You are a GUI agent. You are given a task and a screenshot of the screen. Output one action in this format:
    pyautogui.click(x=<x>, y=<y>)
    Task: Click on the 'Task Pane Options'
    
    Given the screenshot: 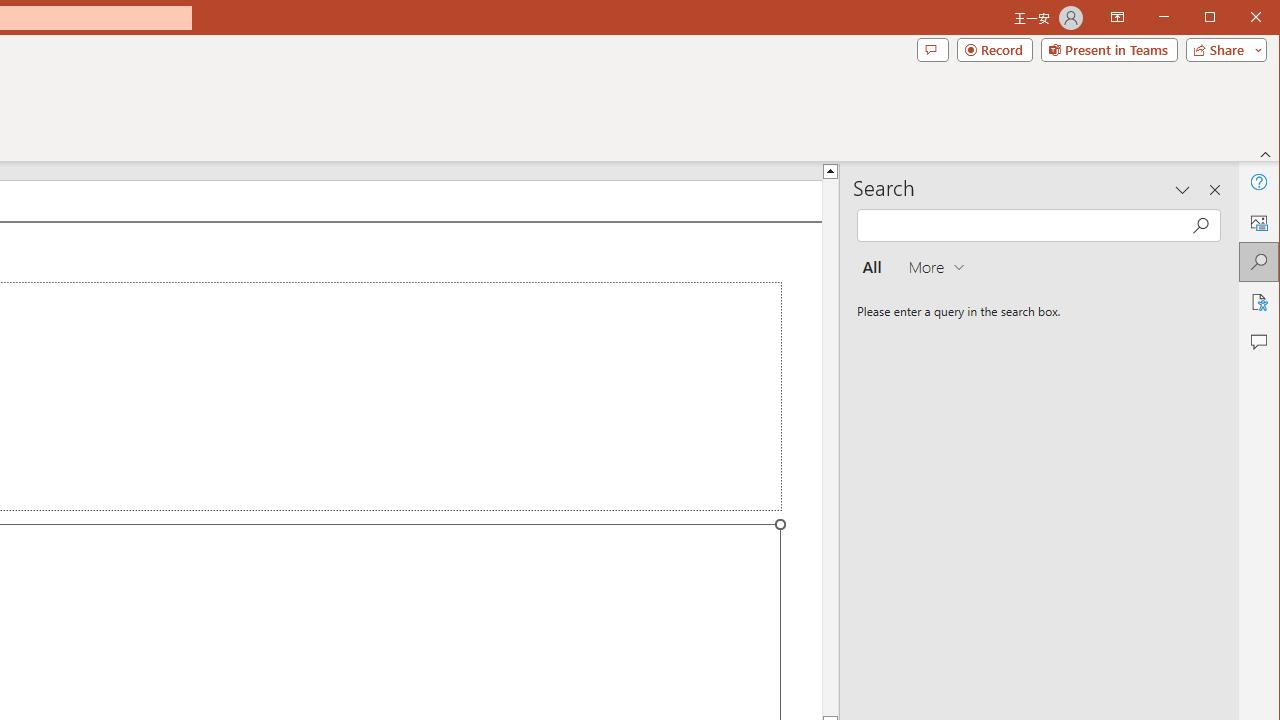 What is the action you would take?
    pyautogui.click(x=1183, y=190)
    